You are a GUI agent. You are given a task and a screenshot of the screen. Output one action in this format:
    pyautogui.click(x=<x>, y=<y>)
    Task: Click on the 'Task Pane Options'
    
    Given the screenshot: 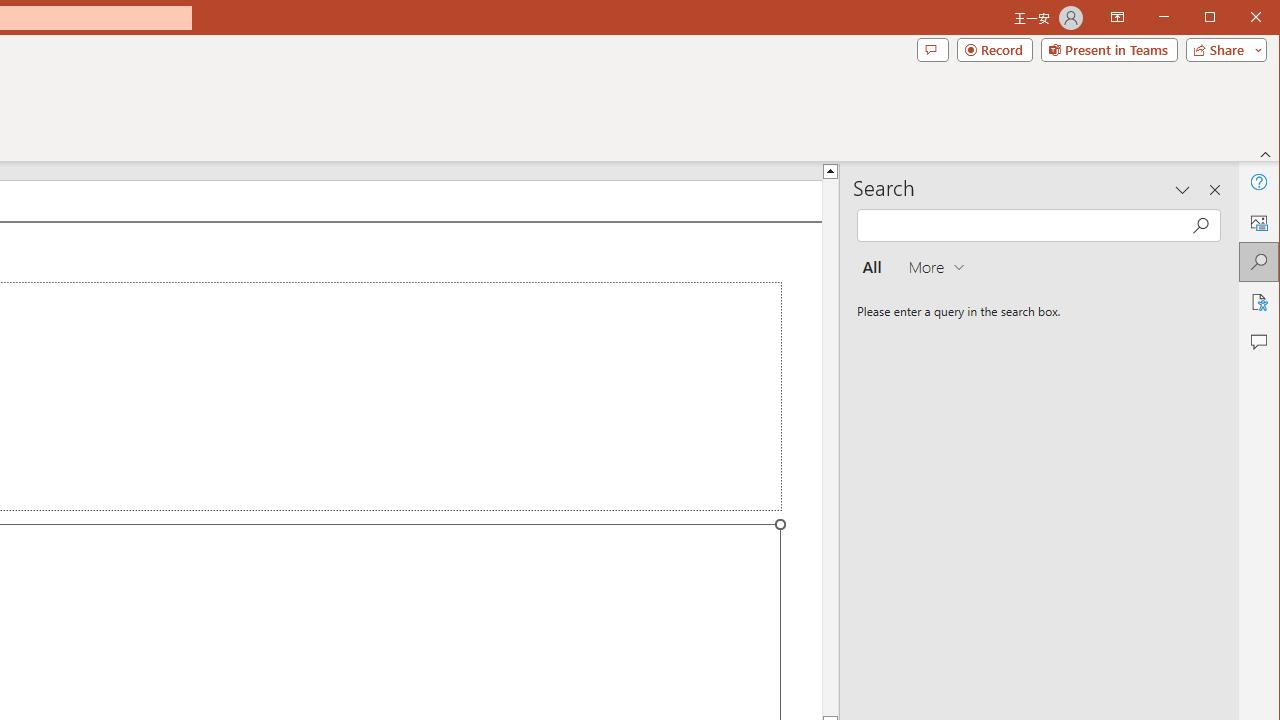 What is the action you would take?
    pyautogui.click(x=1183, y=190)
    